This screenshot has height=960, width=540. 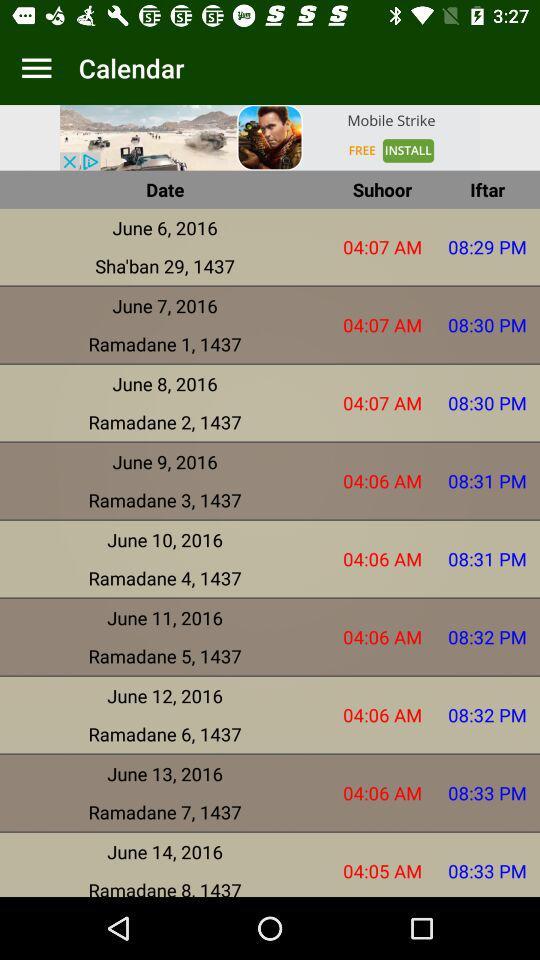 What do you see at coordinates (270, 136) in the screenshot?
I see `for adverisment` at bounding box center [270, 136].